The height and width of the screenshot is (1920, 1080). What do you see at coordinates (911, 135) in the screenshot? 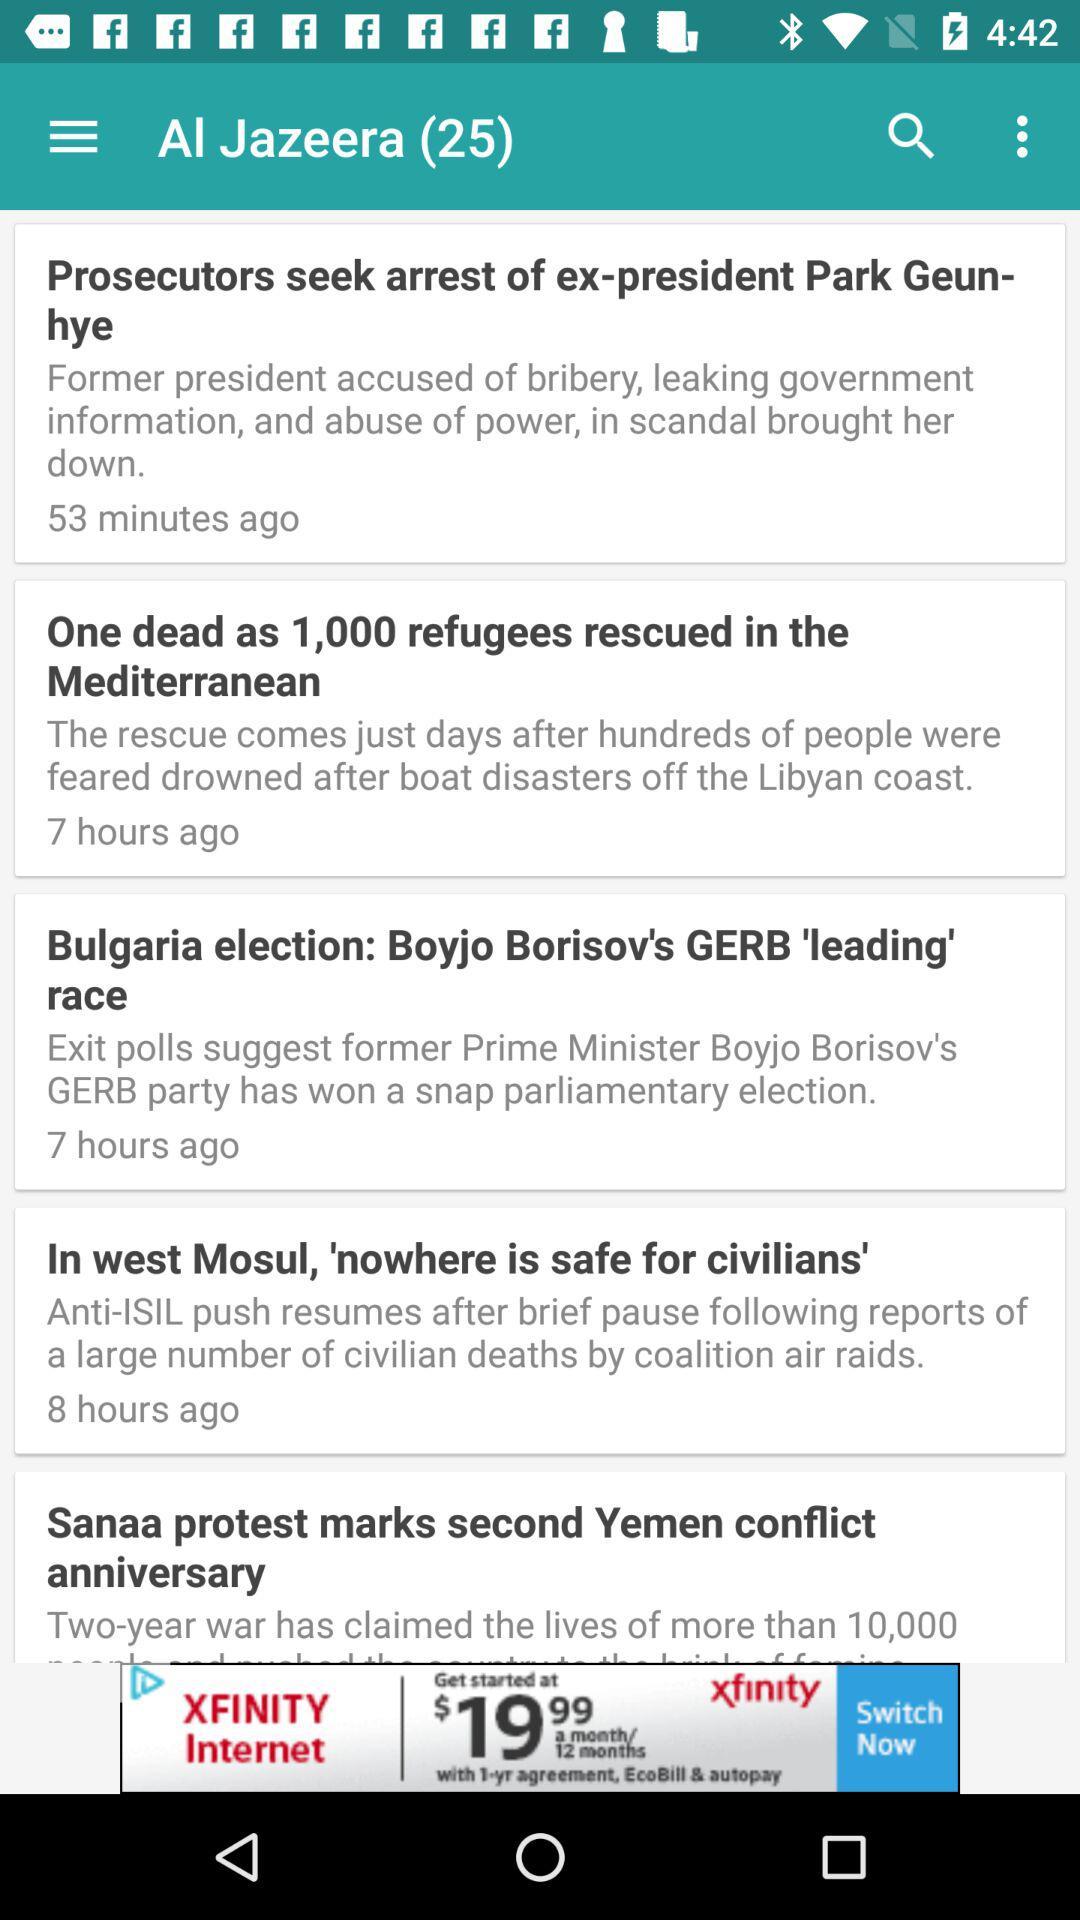
I see `the item to the right of al jazeera (25)` at bounding box center [911, 135].